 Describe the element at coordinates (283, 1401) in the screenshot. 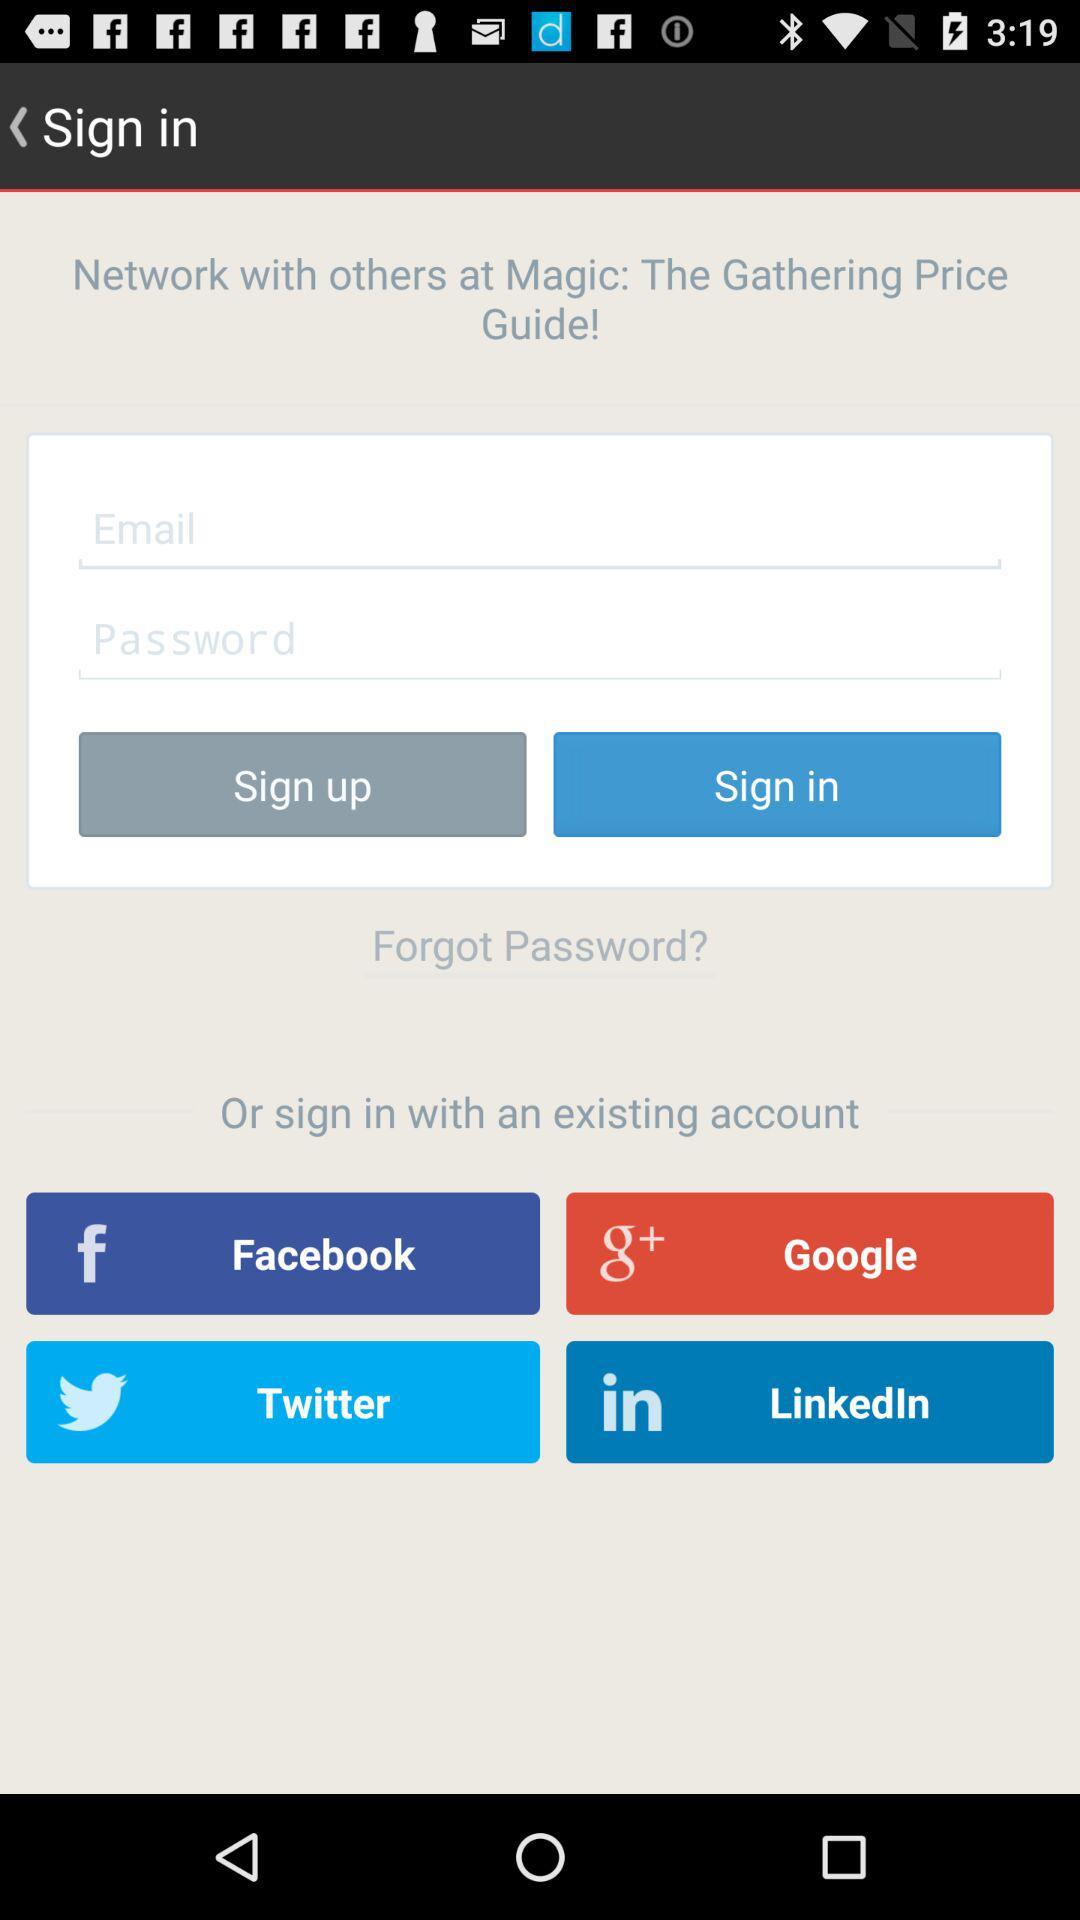

I see `the item to the left of linkedin item` at that location.